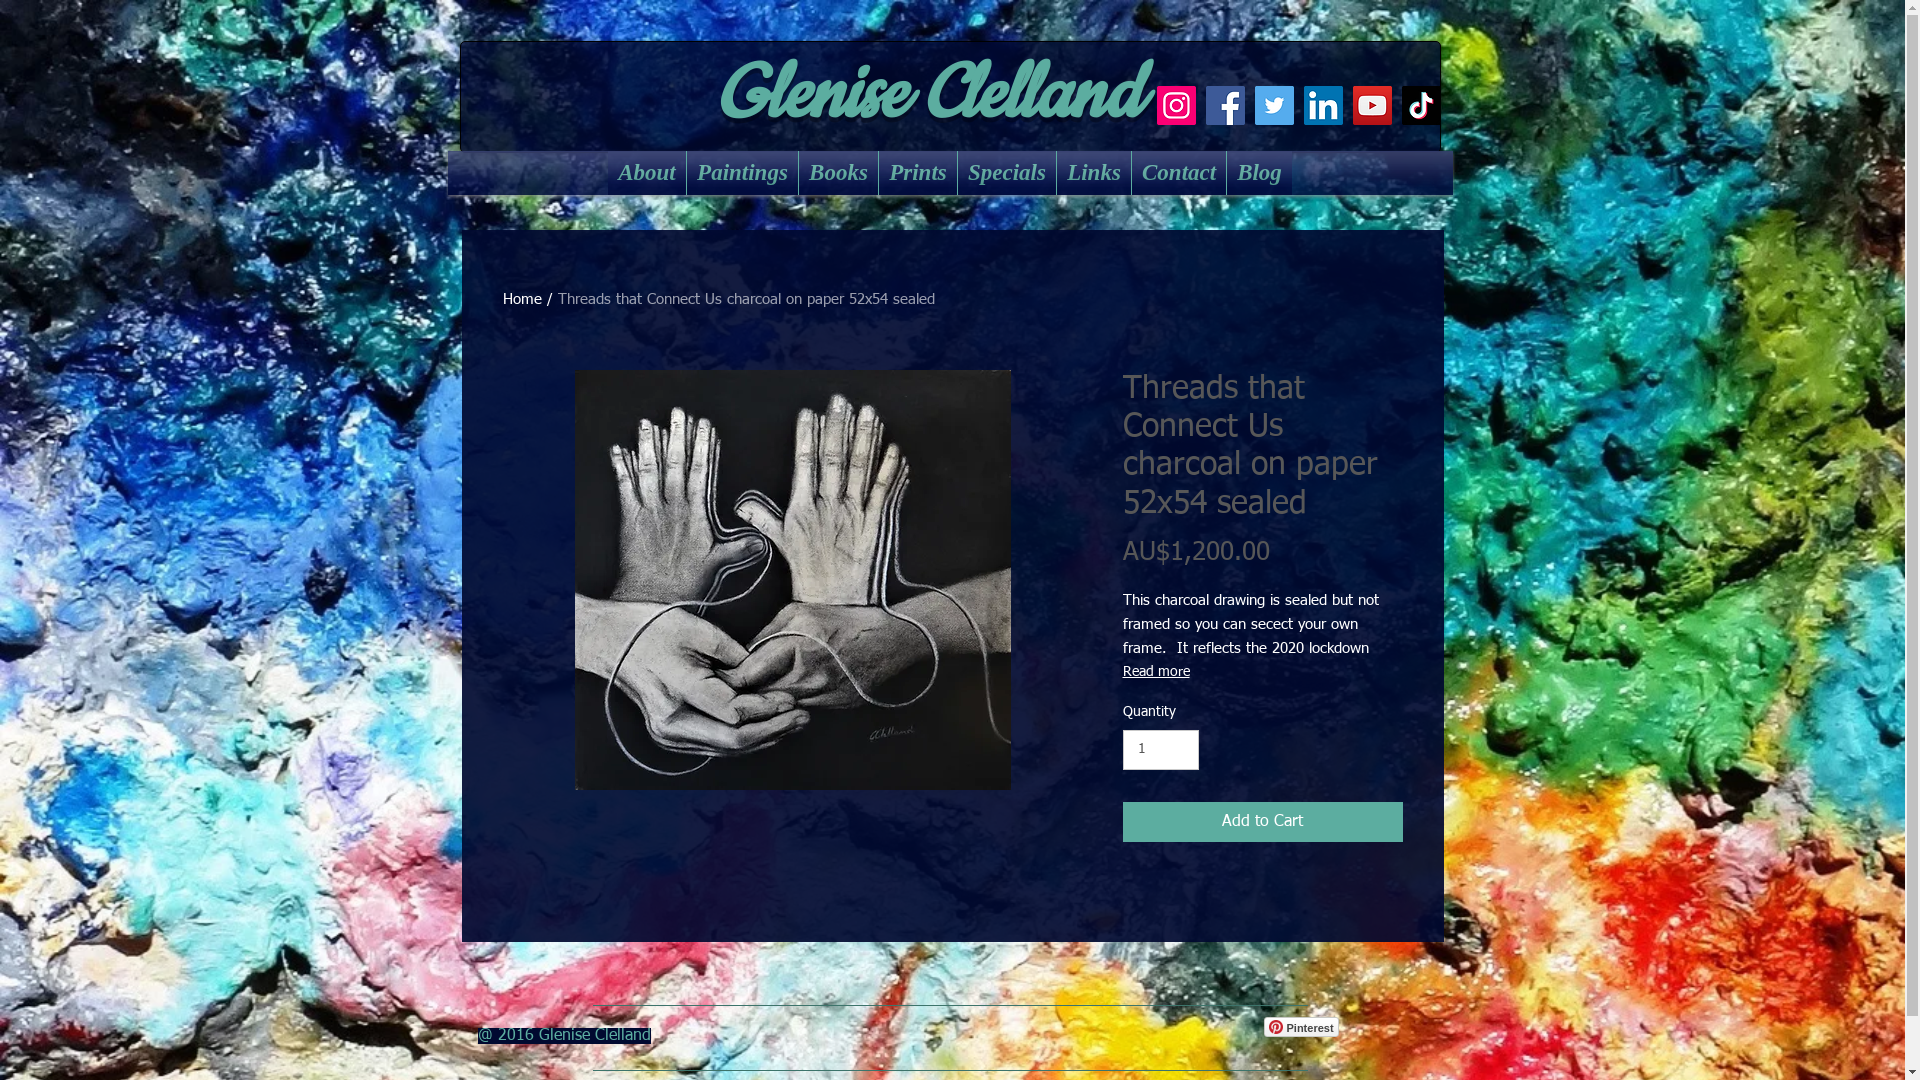 This screenshot has width=1920, height=1080. What do you see at coordinates (1261, 821) in the screenshot?
I see `'Add to Cart'` at bounding box center [1261, 821].